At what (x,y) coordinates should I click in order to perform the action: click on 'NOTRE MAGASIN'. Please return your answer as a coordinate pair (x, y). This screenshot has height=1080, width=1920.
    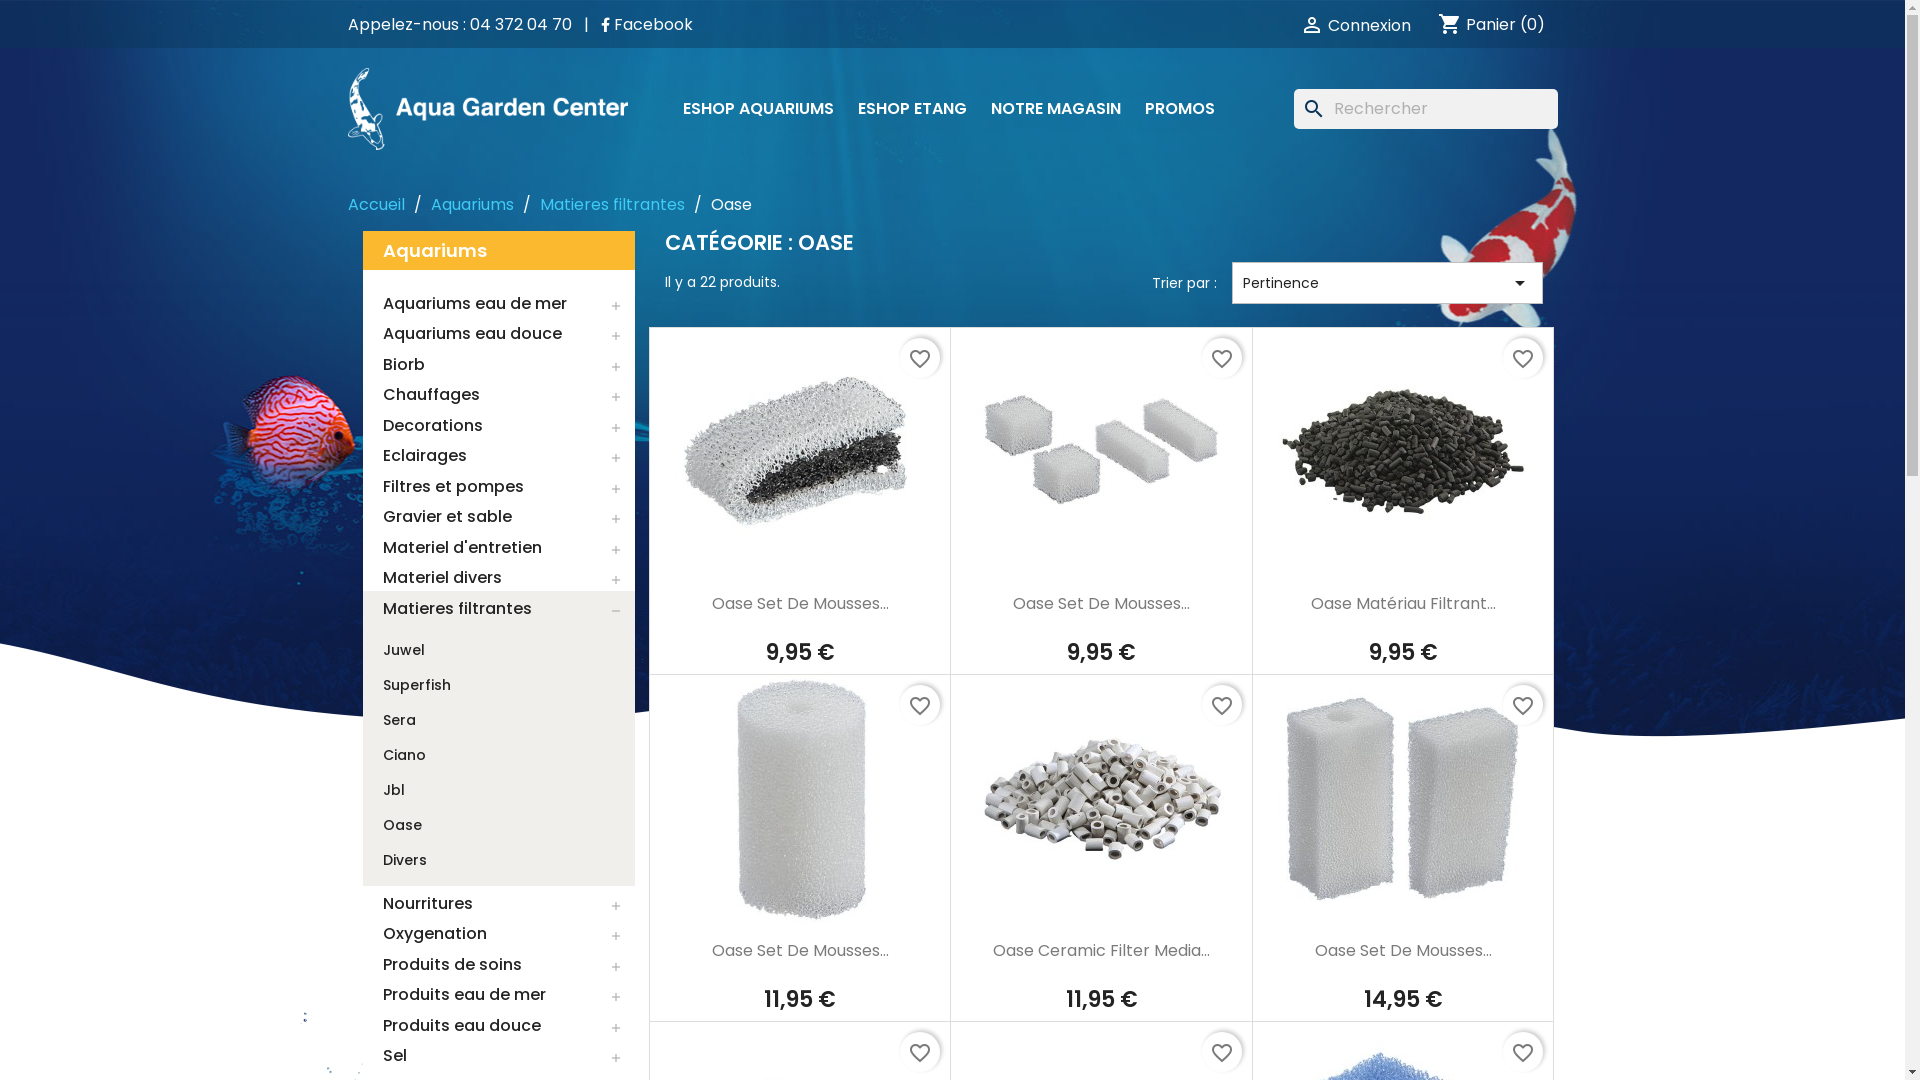
    Looking at the image, I should click on (979, 108).